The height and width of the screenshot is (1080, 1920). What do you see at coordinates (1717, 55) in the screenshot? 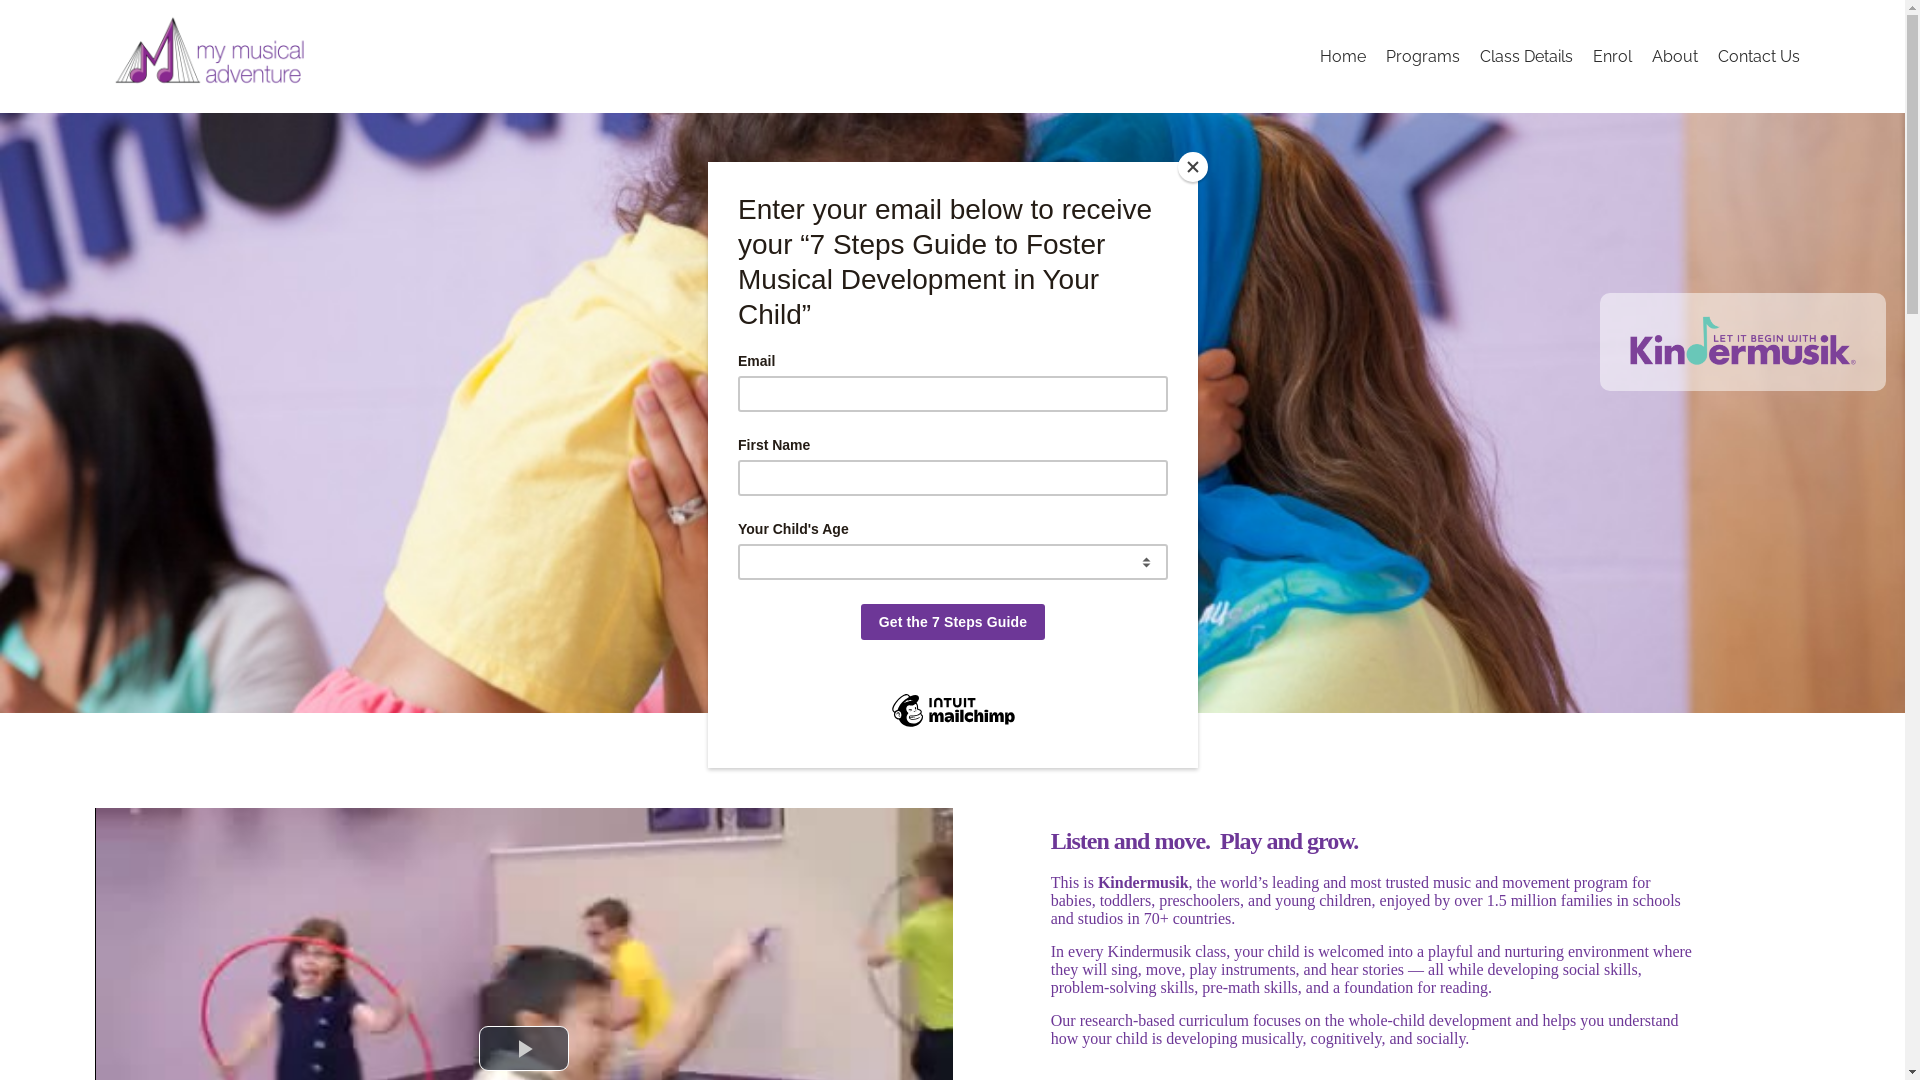
I see `'Contact Us'` at bounding box center [1717, 55].